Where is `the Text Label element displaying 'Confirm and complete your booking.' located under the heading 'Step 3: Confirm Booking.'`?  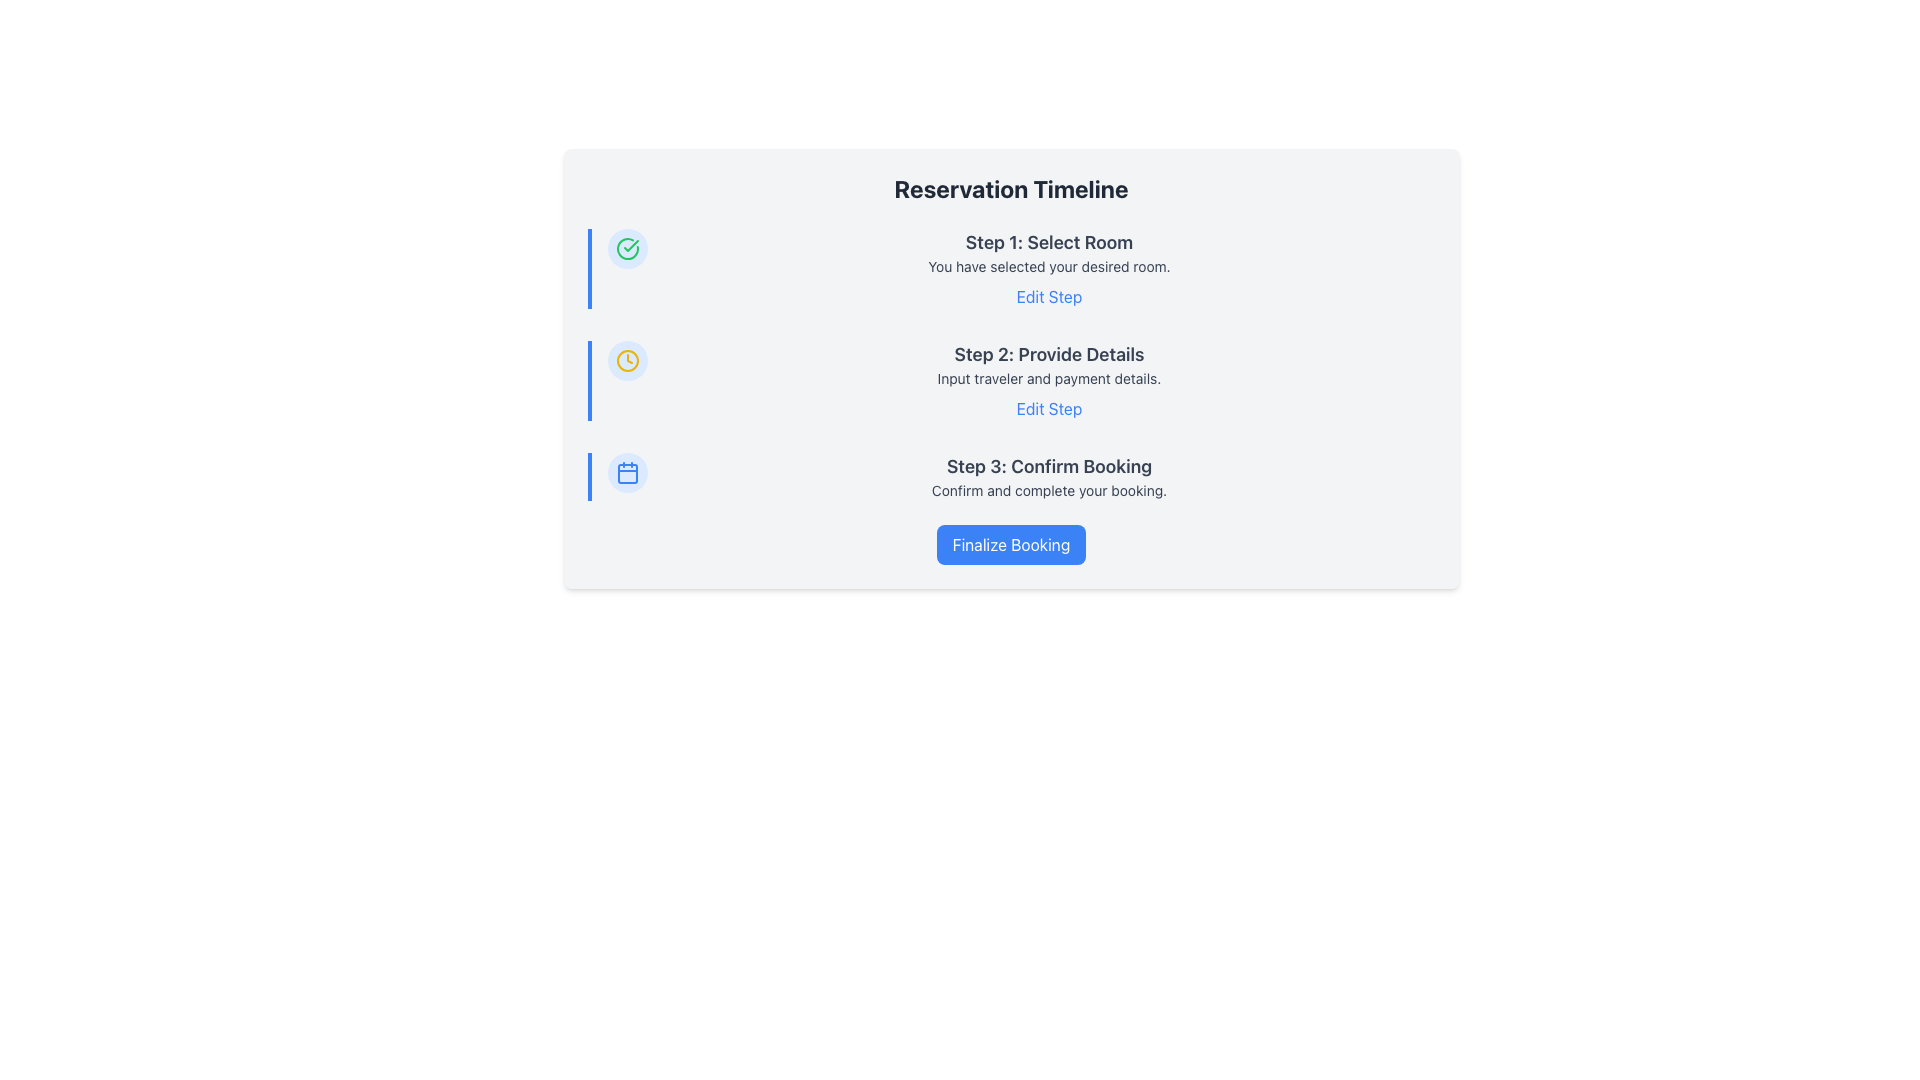
the Text Label element displaying 'Confirm and complete your booking.' located under the heading 'Step 3: Confirm Booking.' is located at coordinates (1048, 490).